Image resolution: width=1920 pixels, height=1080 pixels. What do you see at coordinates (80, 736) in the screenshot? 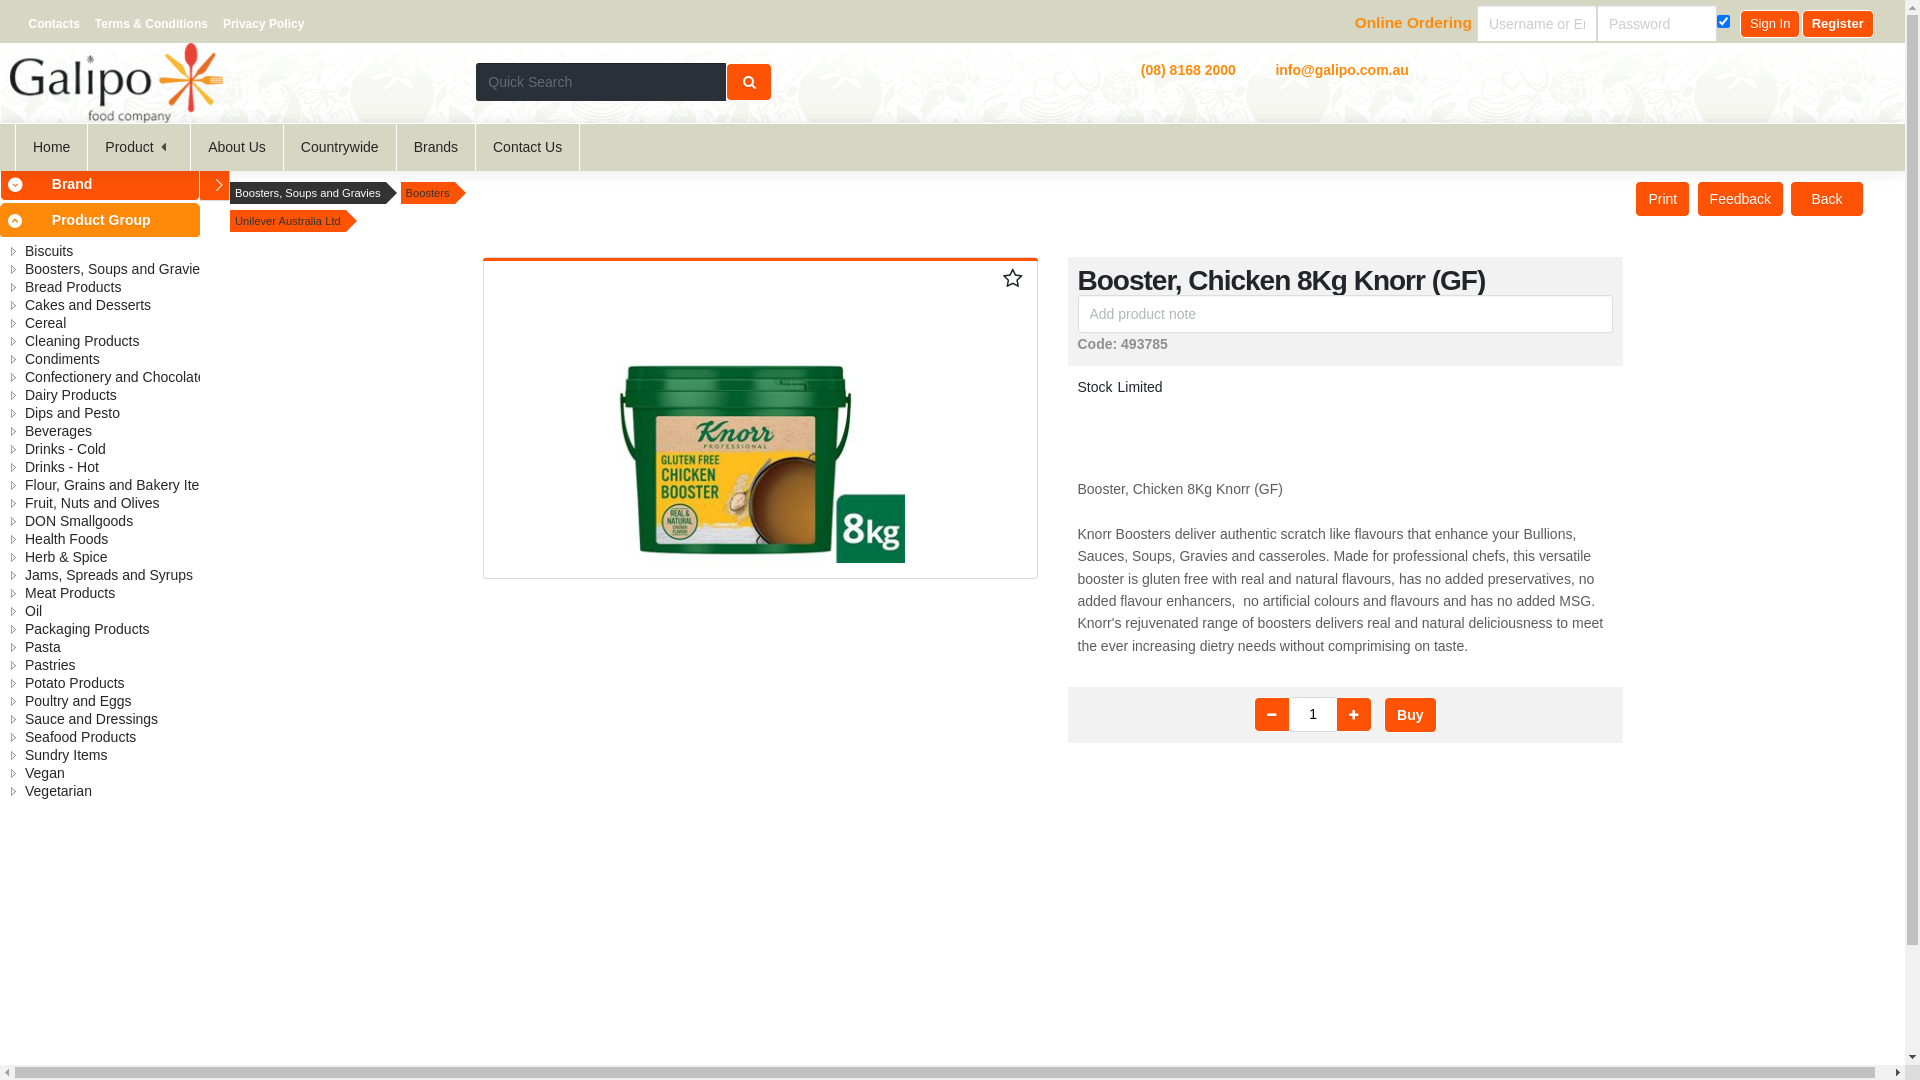
I see `'Seafood Products'` at bounding box center [80, 736].